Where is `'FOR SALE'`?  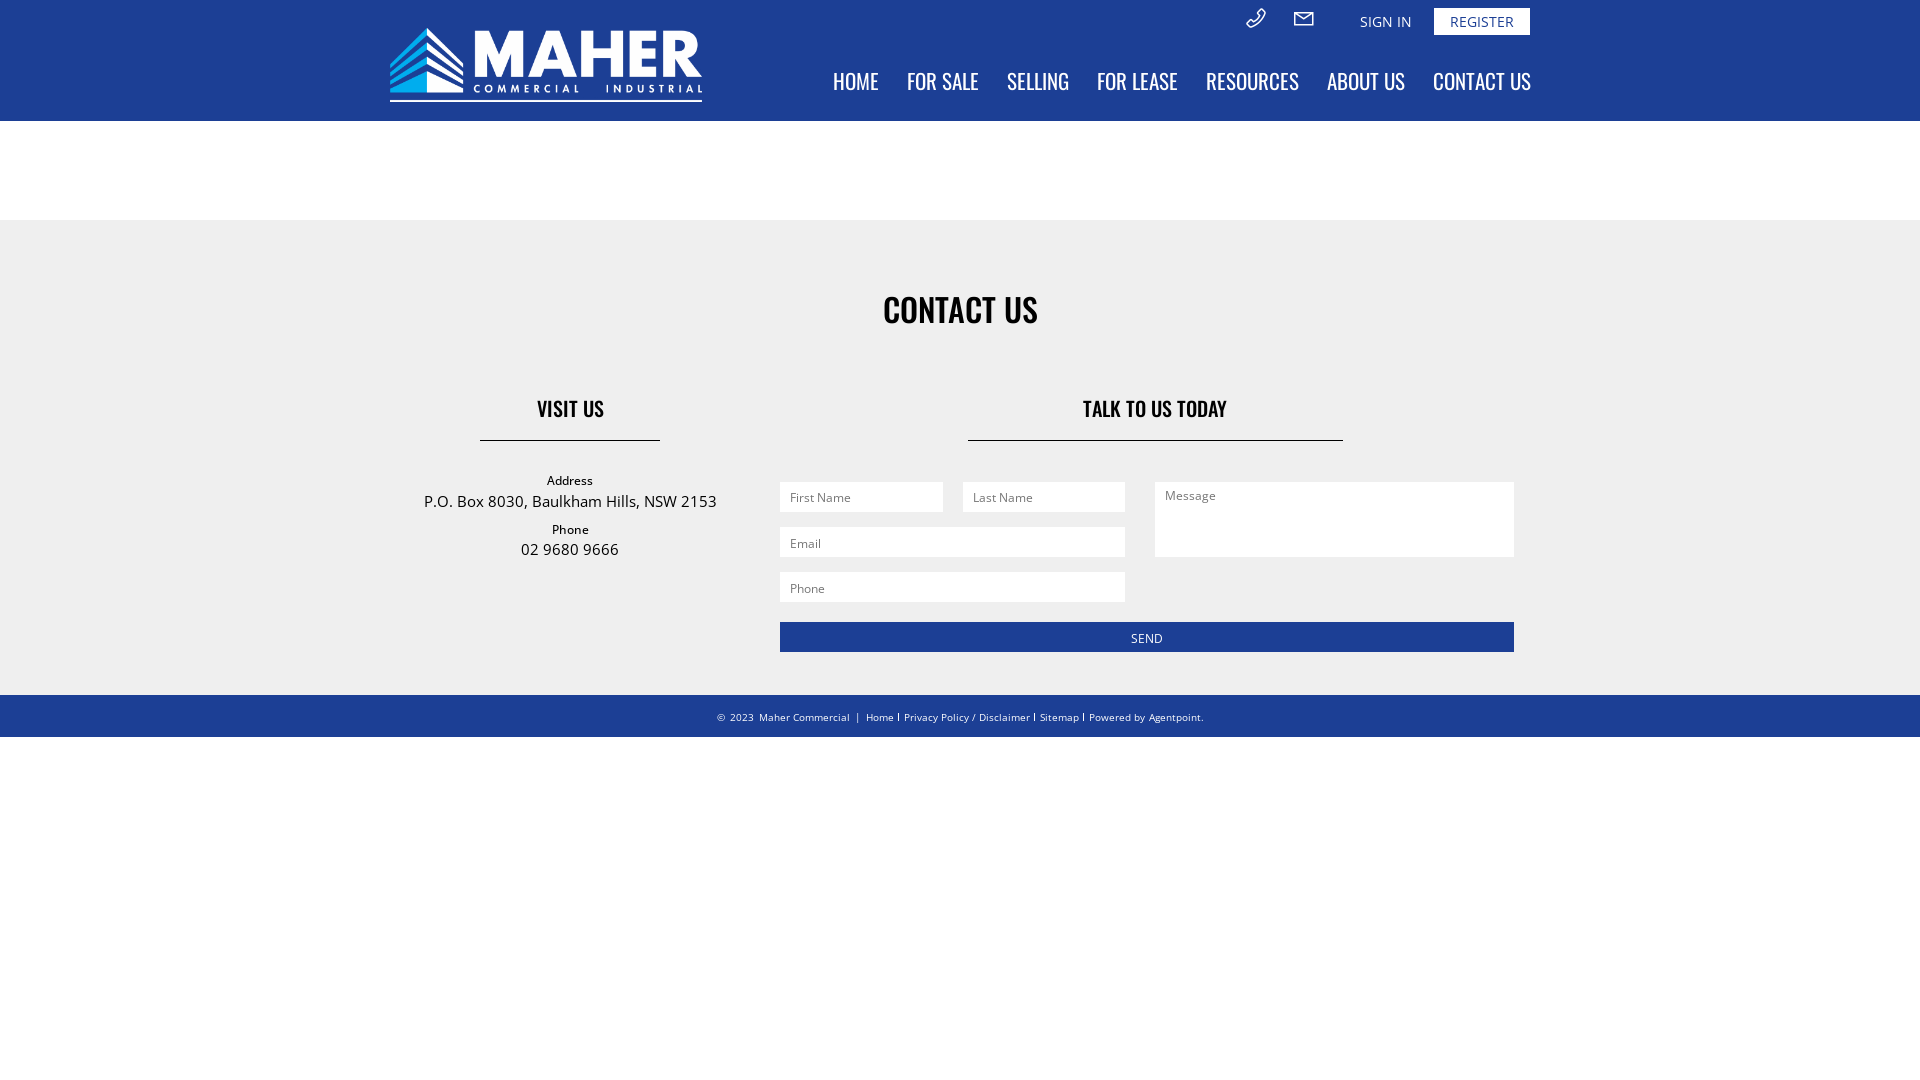
'FOR SALE' is located at coordinates (941, 80).